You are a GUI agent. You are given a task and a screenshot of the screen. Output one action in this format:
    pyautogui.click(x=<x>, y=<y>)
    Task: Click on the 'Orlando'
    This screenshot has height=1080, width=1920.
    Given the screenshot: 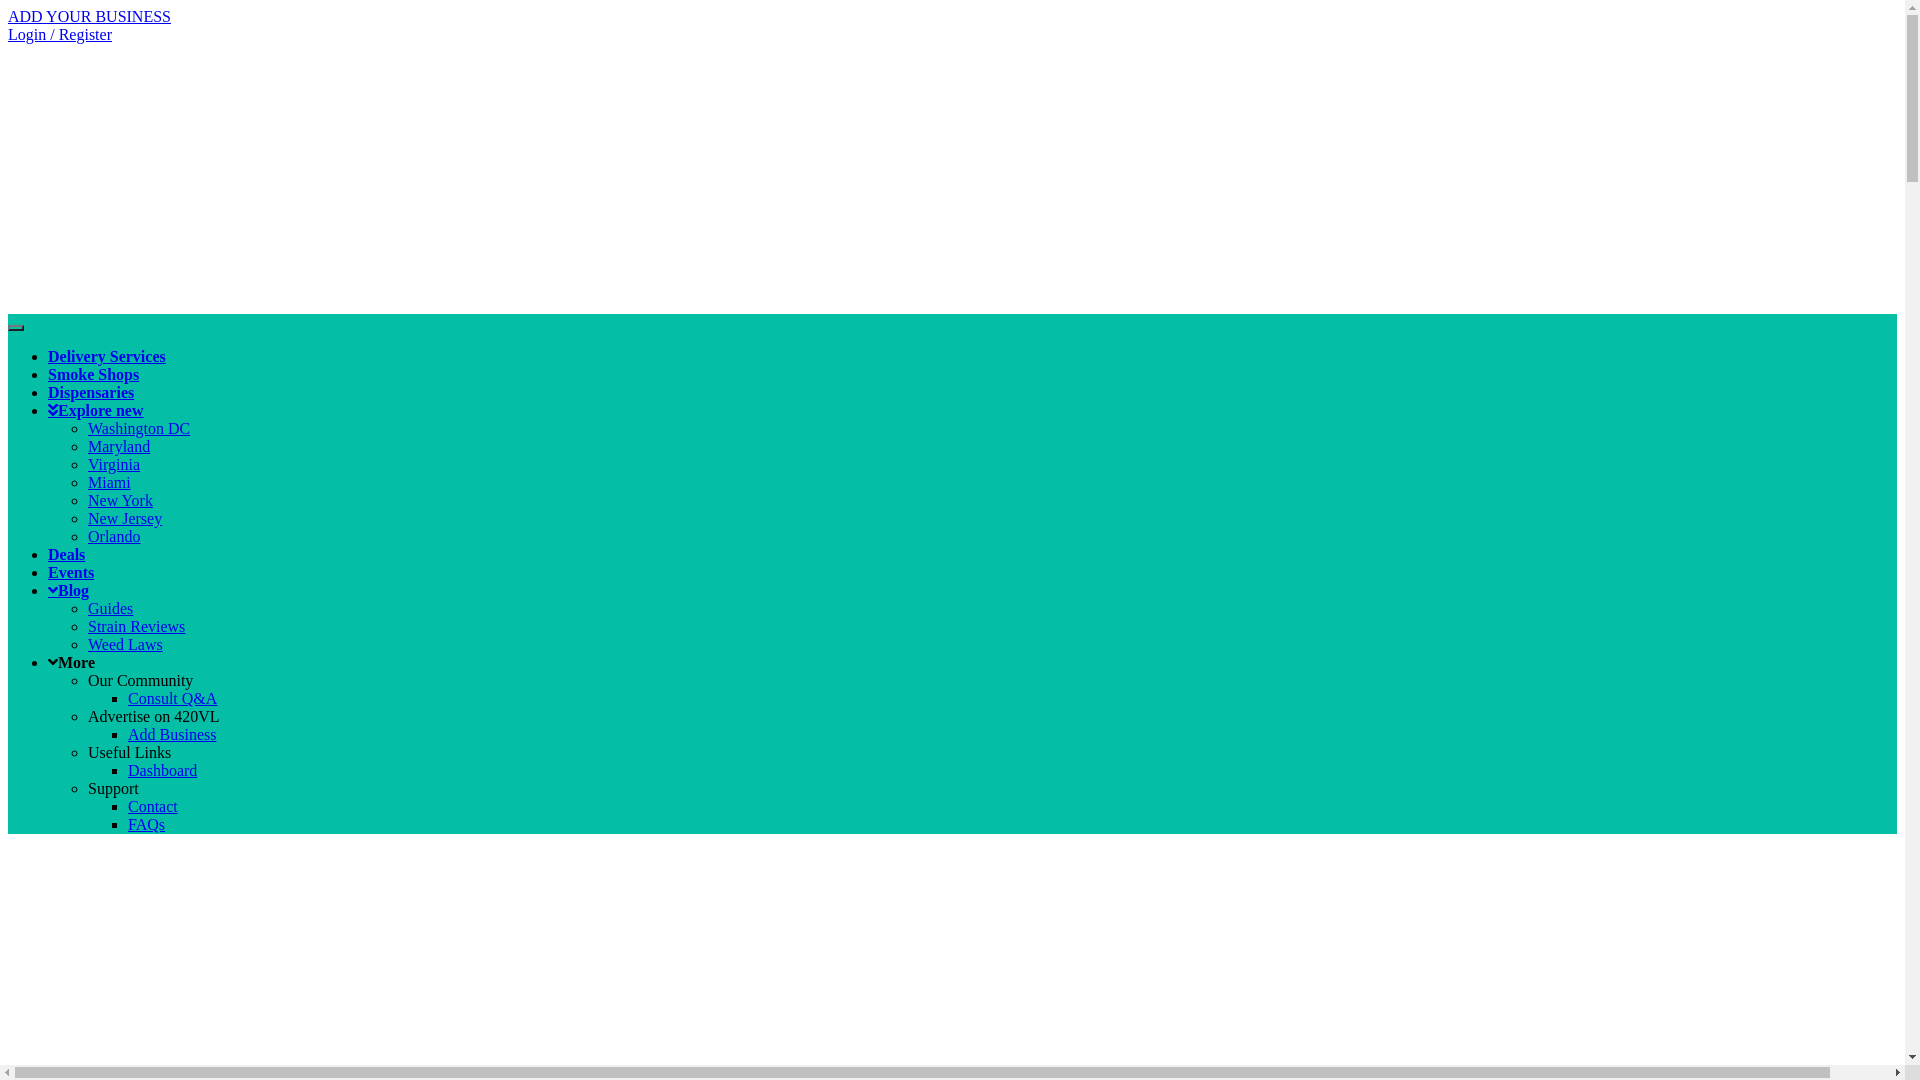 What is the action you would take?
    pyautogui.click(x=113, y=535)
    